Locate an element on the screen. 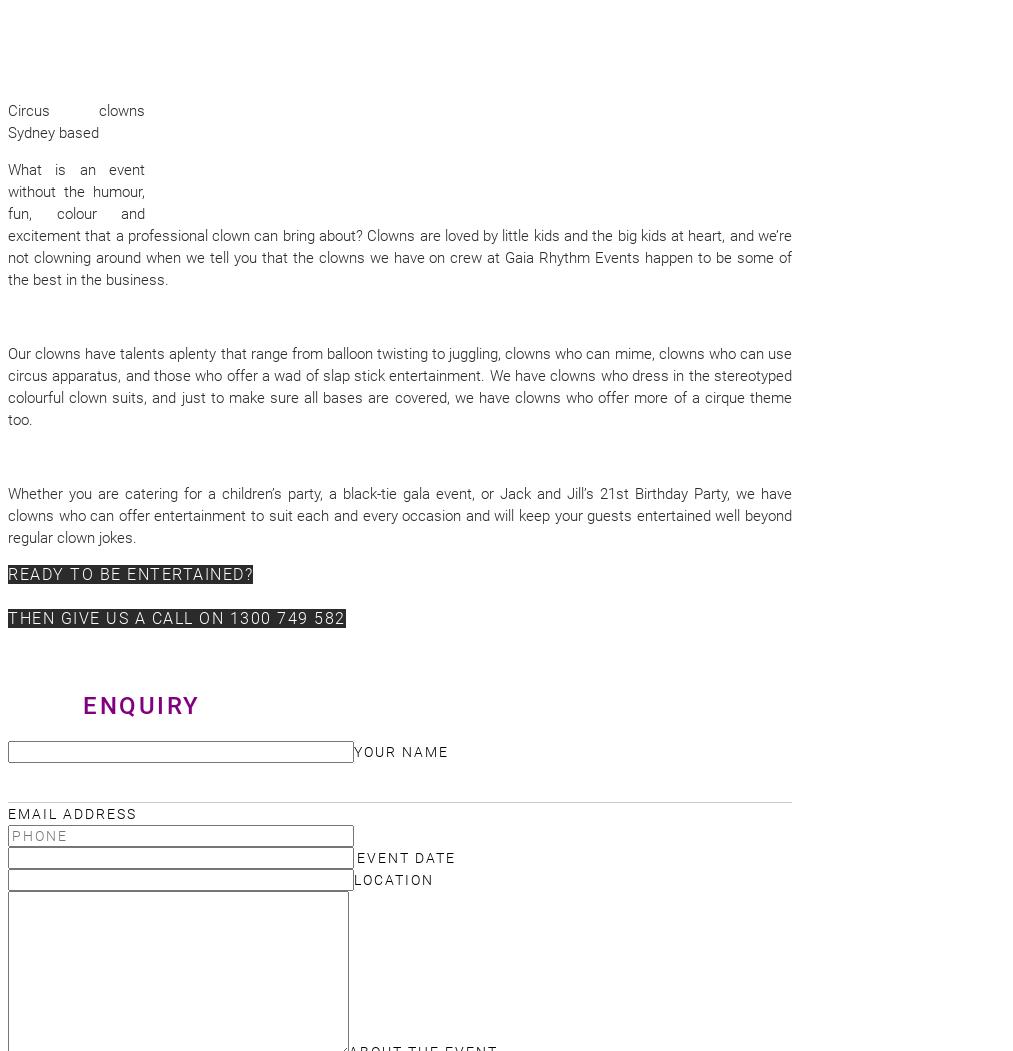 The width and height of the screenshot is (1013, 1051). 'READY TO BE ENTERTAINED?' is located at coordinates (7, 574).